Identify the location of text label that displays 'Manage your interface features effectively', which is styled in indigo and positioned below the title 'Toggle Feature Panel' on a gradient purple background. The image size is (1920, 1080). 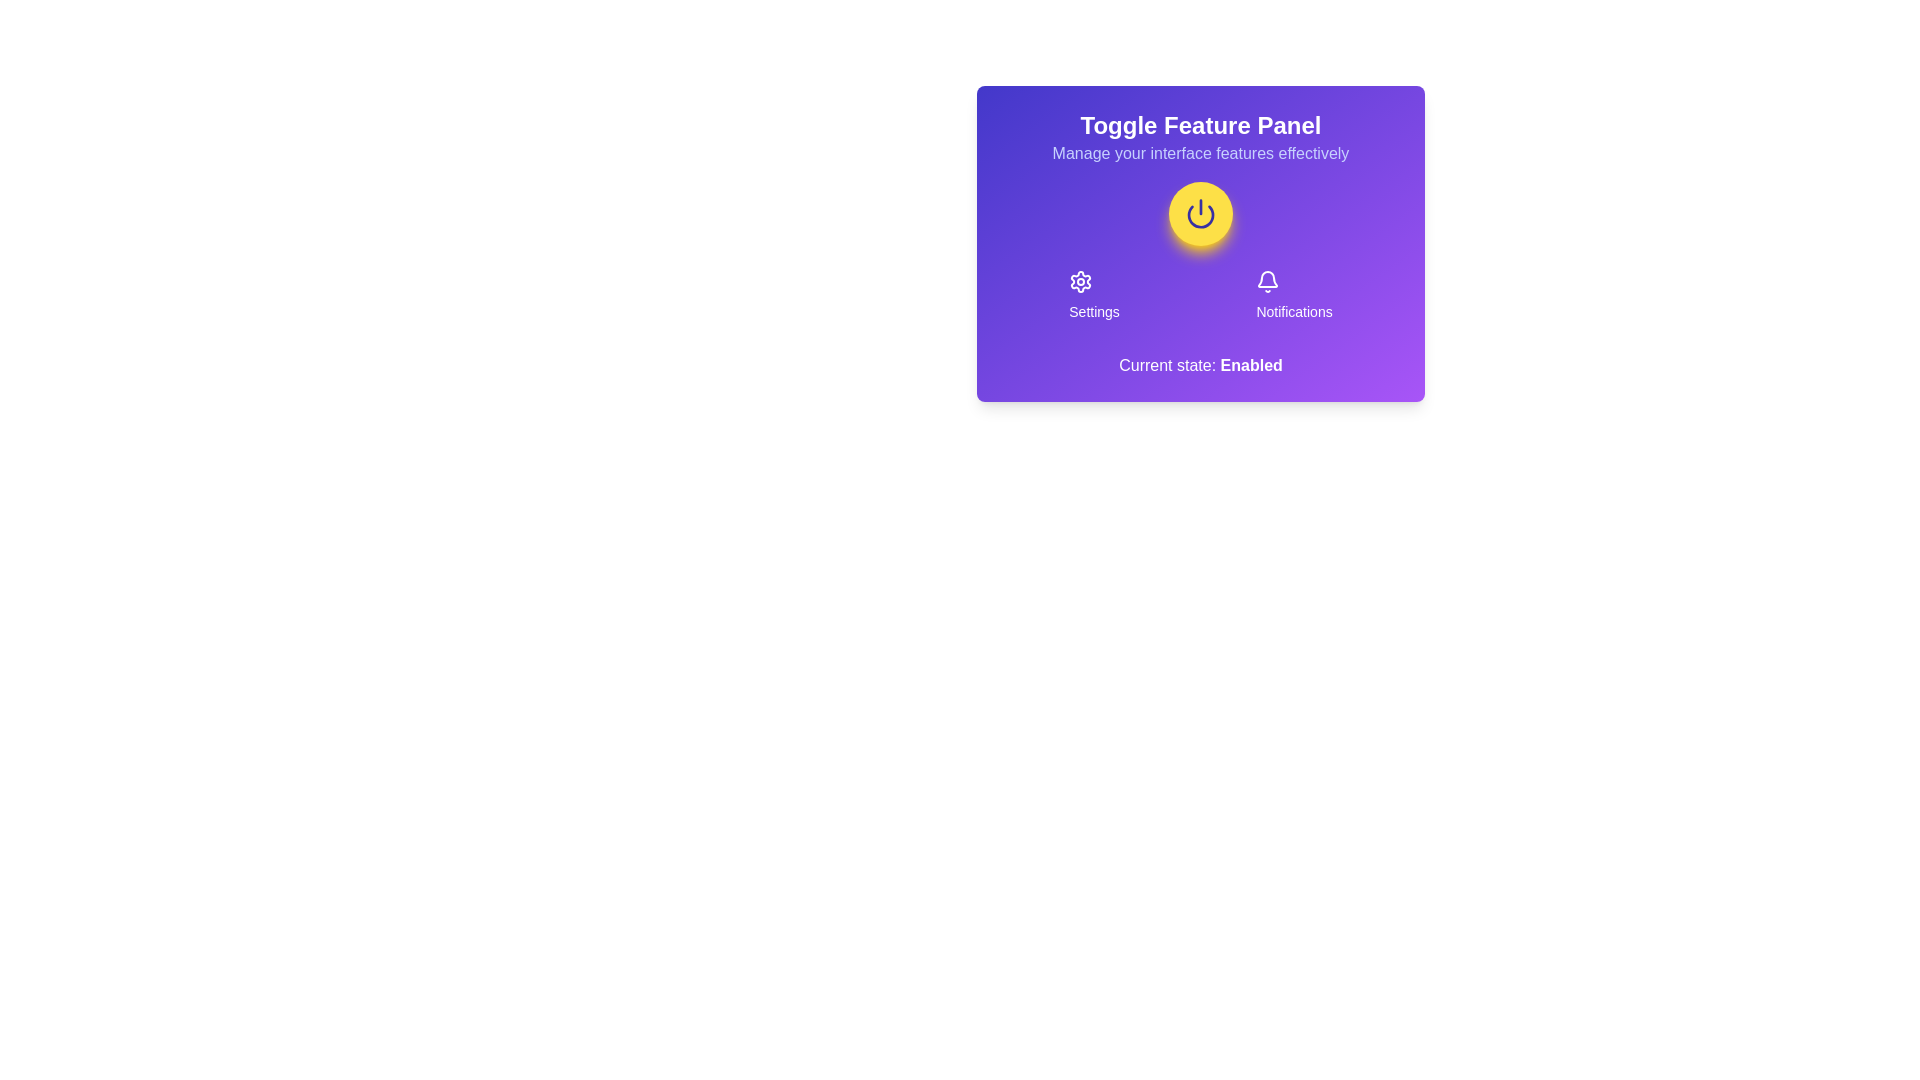
(1200, 153).